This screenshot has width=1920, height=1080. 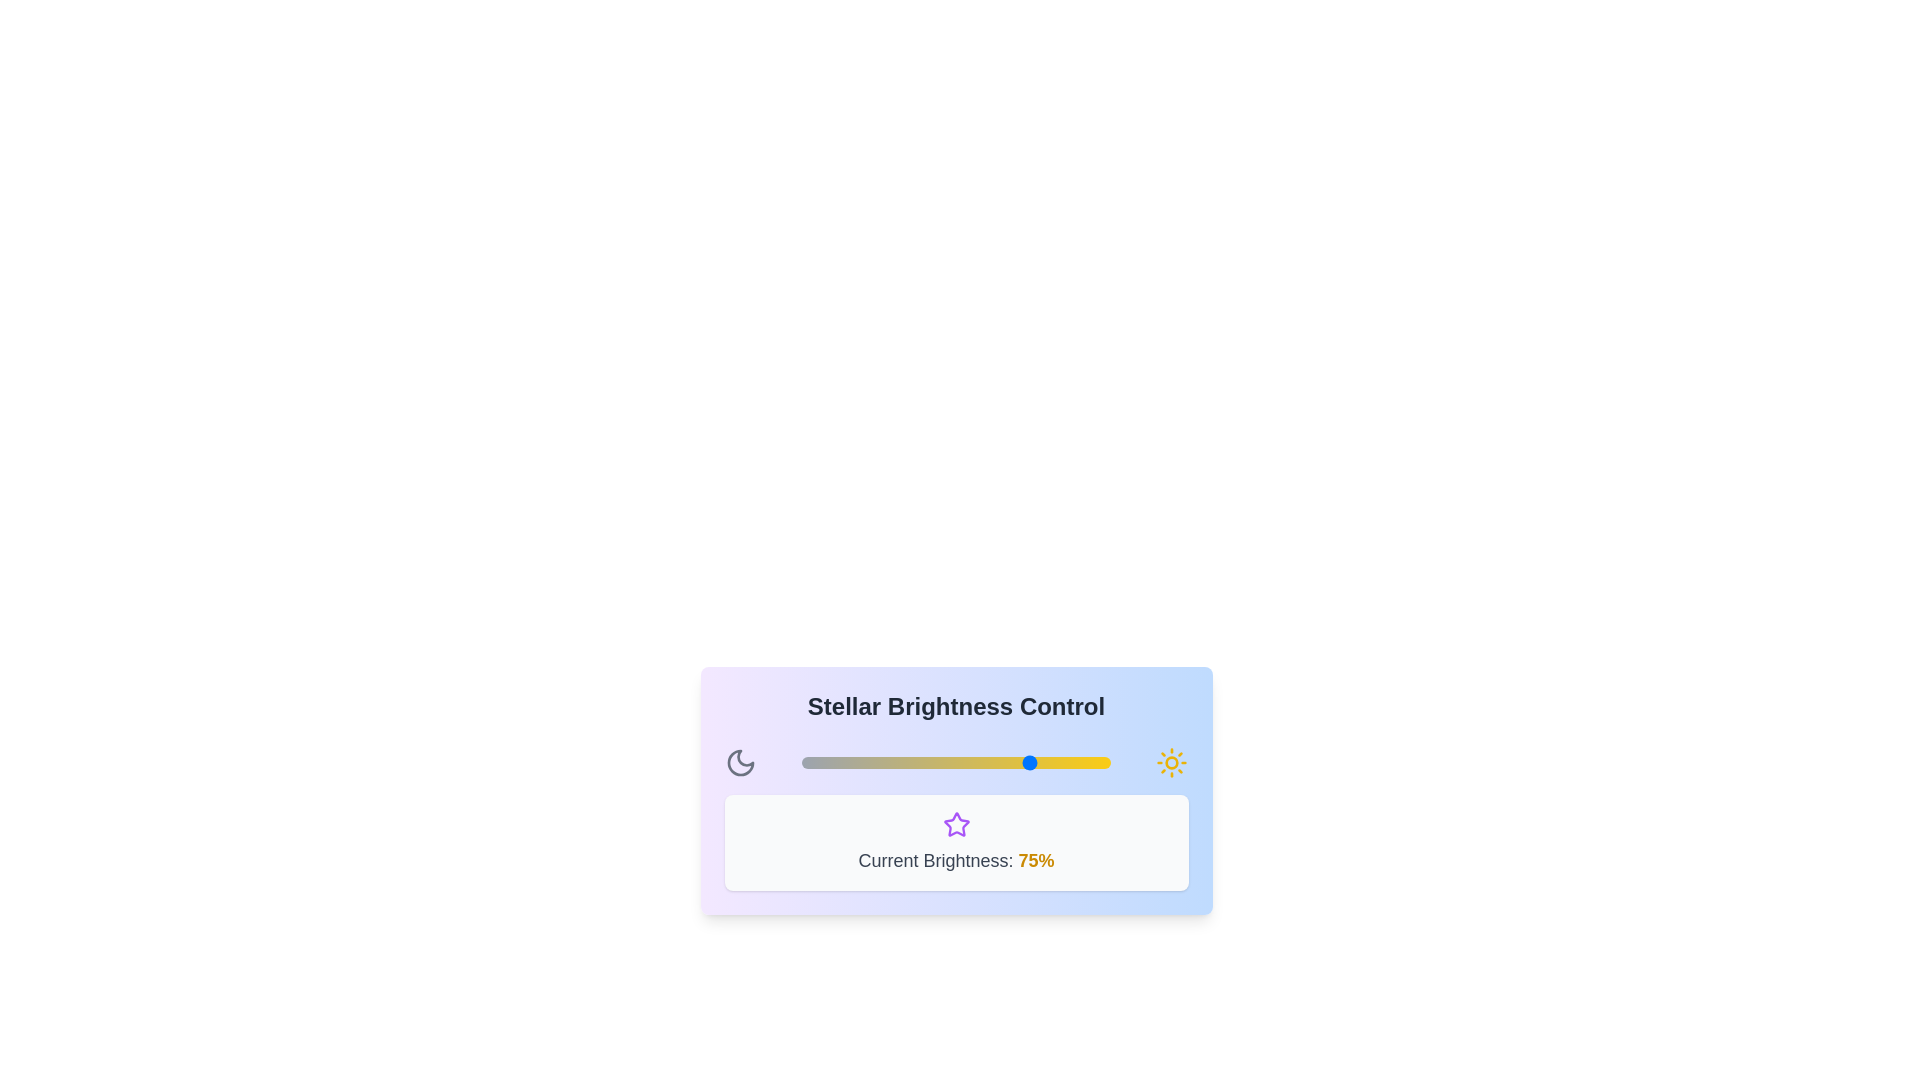 I want to click on the slider to set the brightness to 11%, so click(x=835, y=763).